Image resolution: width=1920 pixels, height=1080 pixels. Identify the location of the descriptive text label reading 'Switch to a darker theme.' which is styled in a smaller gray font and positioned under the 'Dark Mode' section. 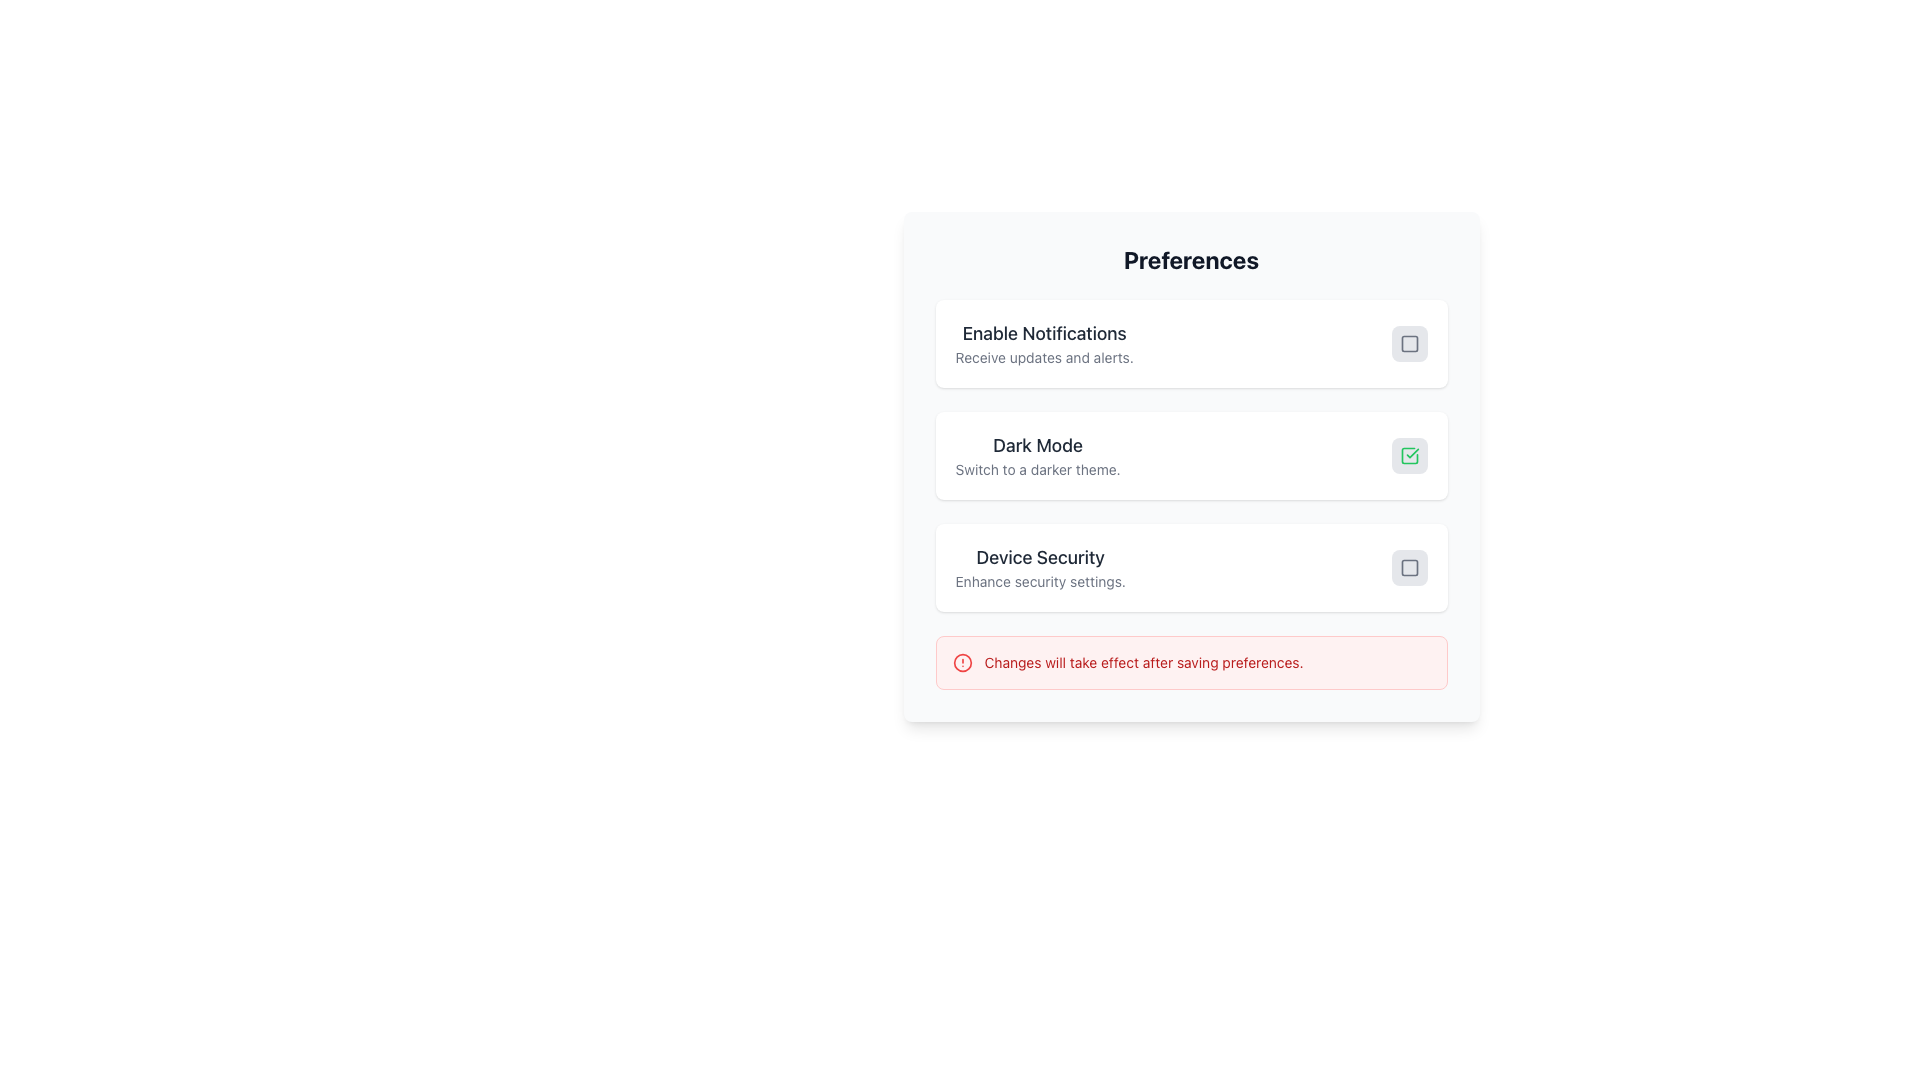
(1038, 470).